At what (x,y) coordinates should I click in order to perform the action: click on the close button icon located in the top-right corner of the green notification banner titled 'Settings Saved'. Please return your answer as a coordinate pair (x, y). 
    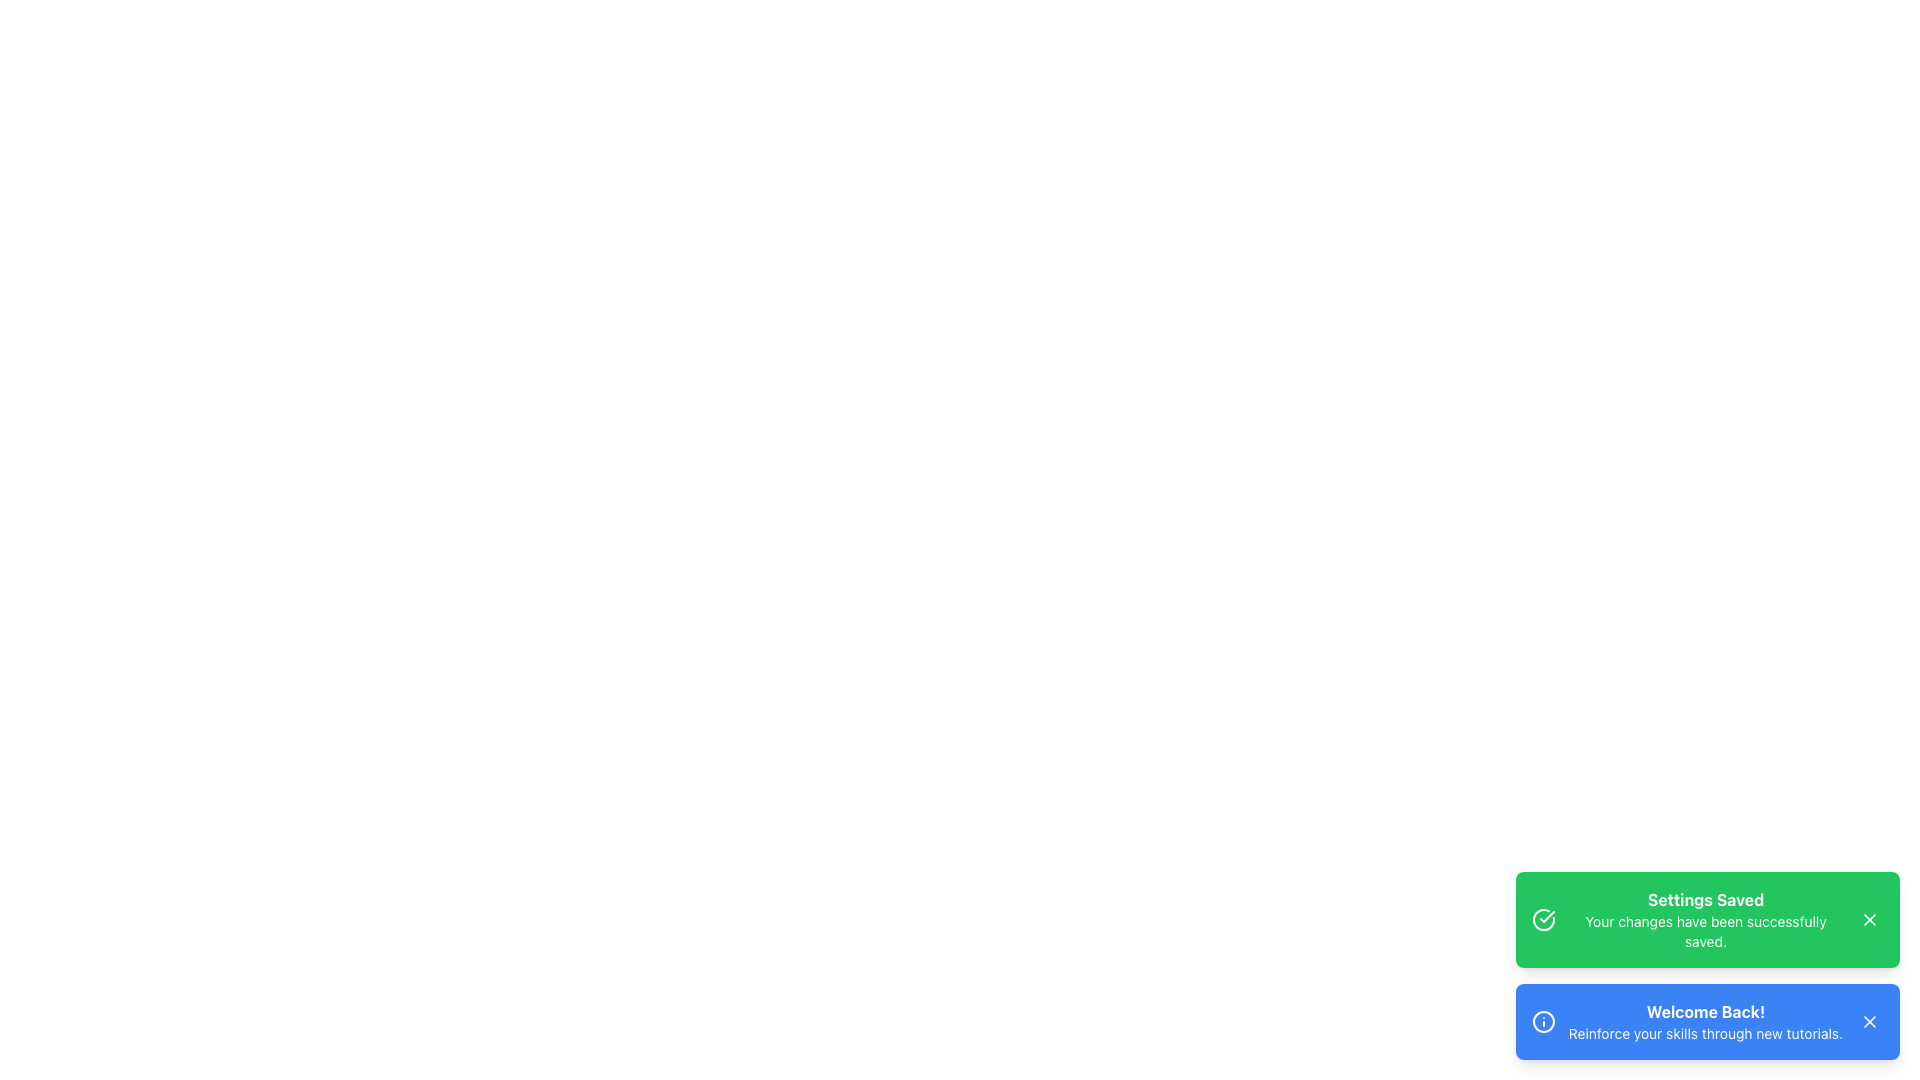
    Looking at the image, I should click on (1869, 920).